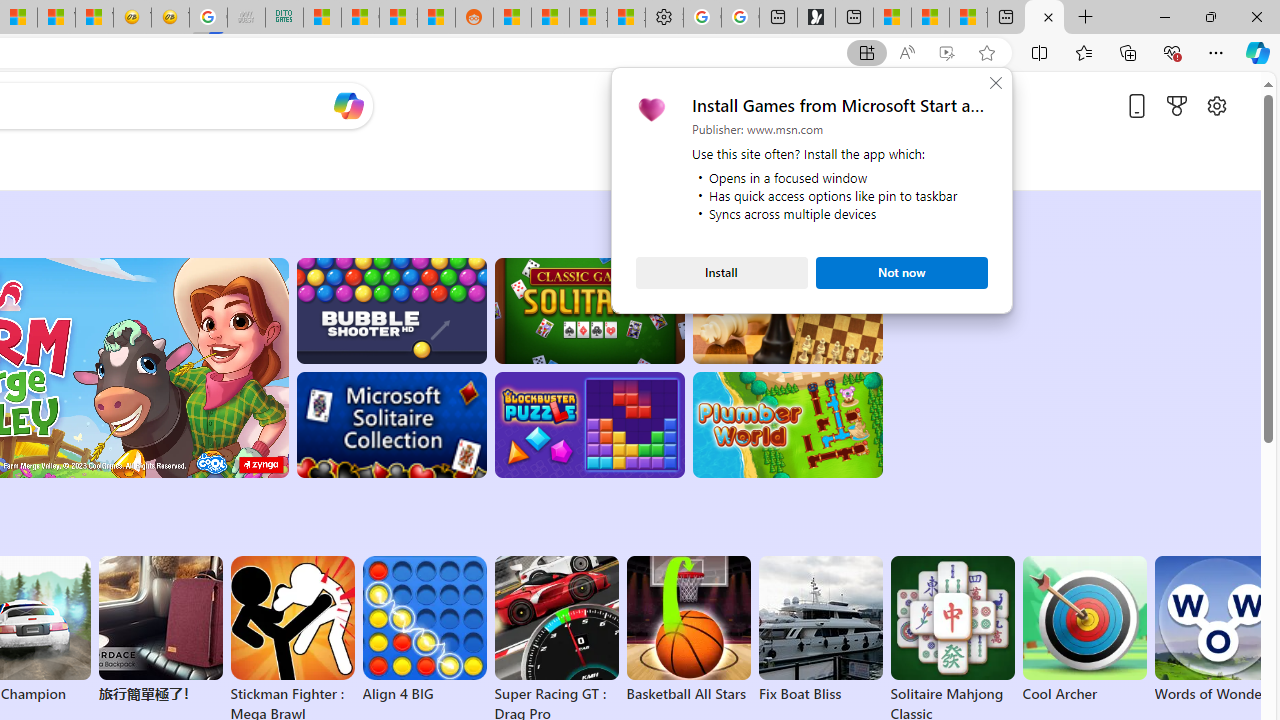  Describe the element at coordinates (391, 424) in the screenshot. I see `'Microsoft Solitaire Collection'` at that location.